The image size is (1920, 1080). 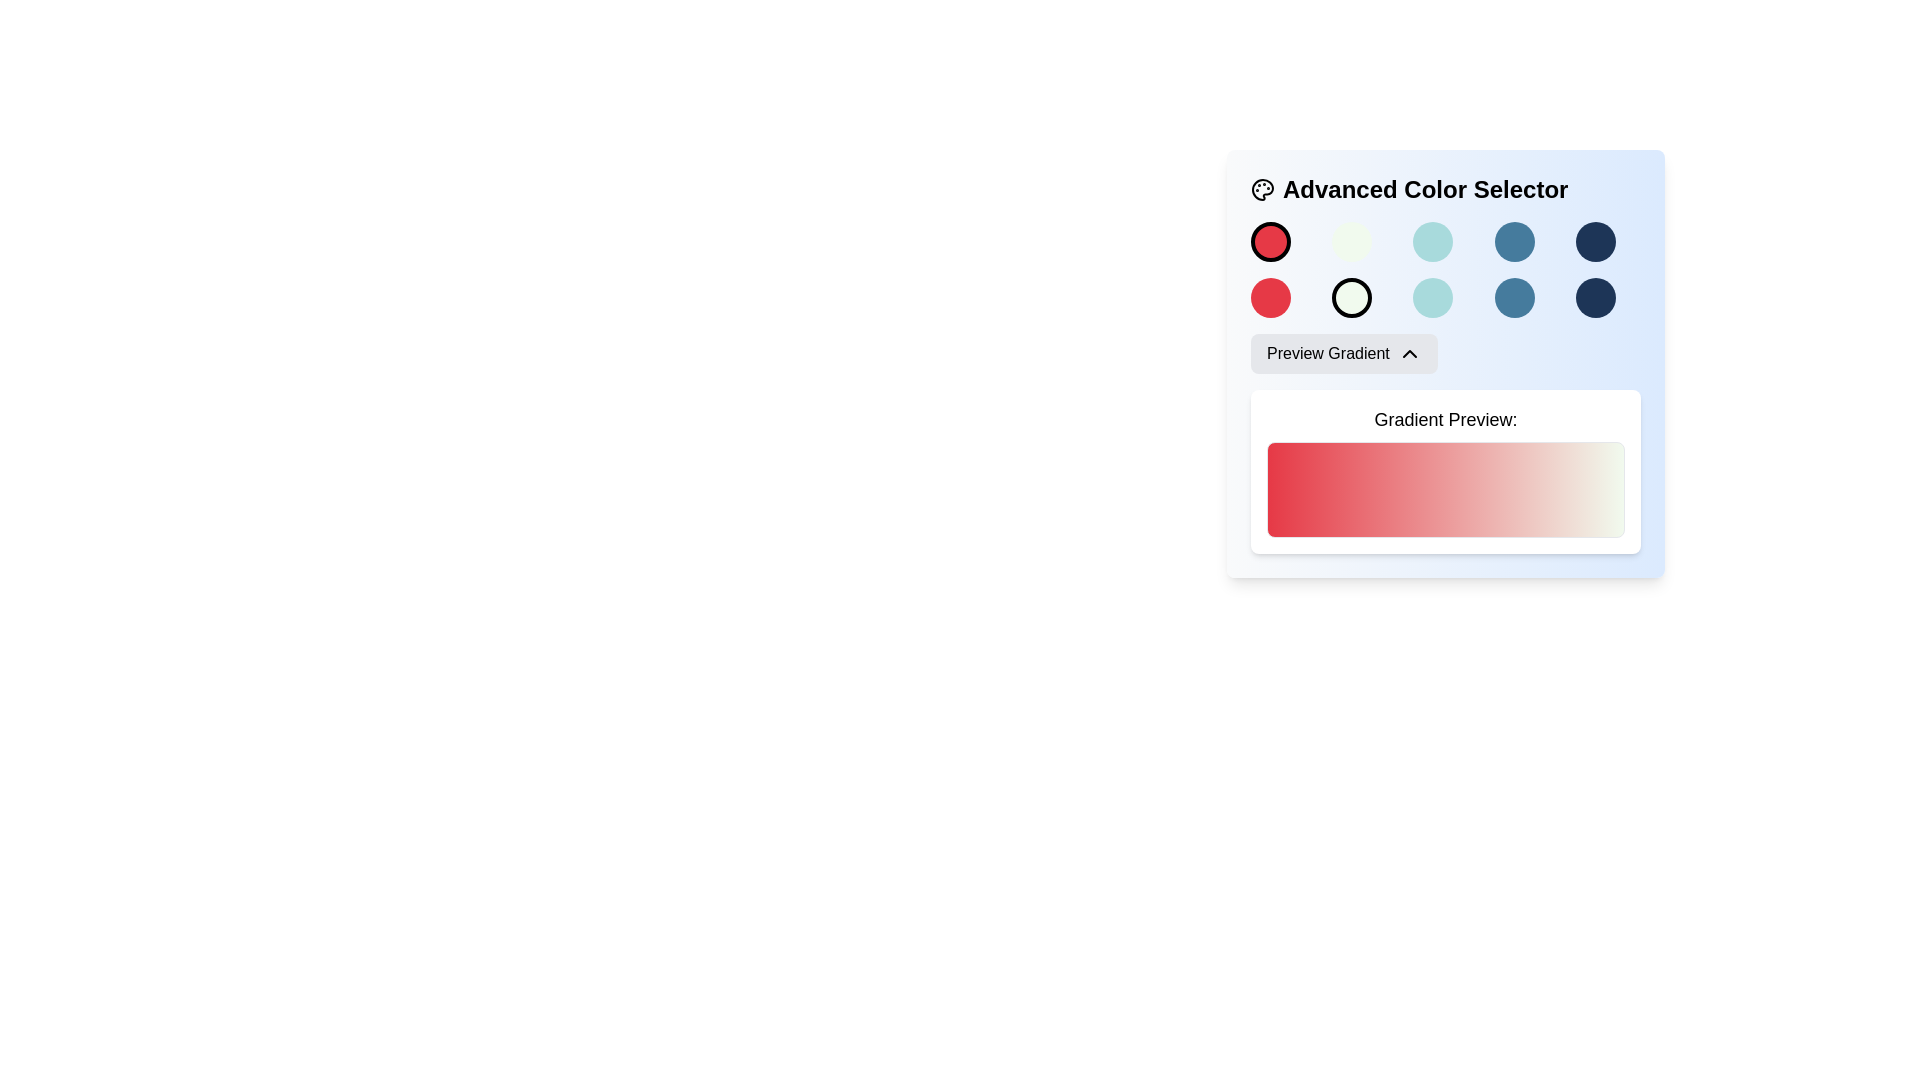 I want to click on the fifth circular color selection button representing dark blue (#1D3557), so click(x=1593, y=241).